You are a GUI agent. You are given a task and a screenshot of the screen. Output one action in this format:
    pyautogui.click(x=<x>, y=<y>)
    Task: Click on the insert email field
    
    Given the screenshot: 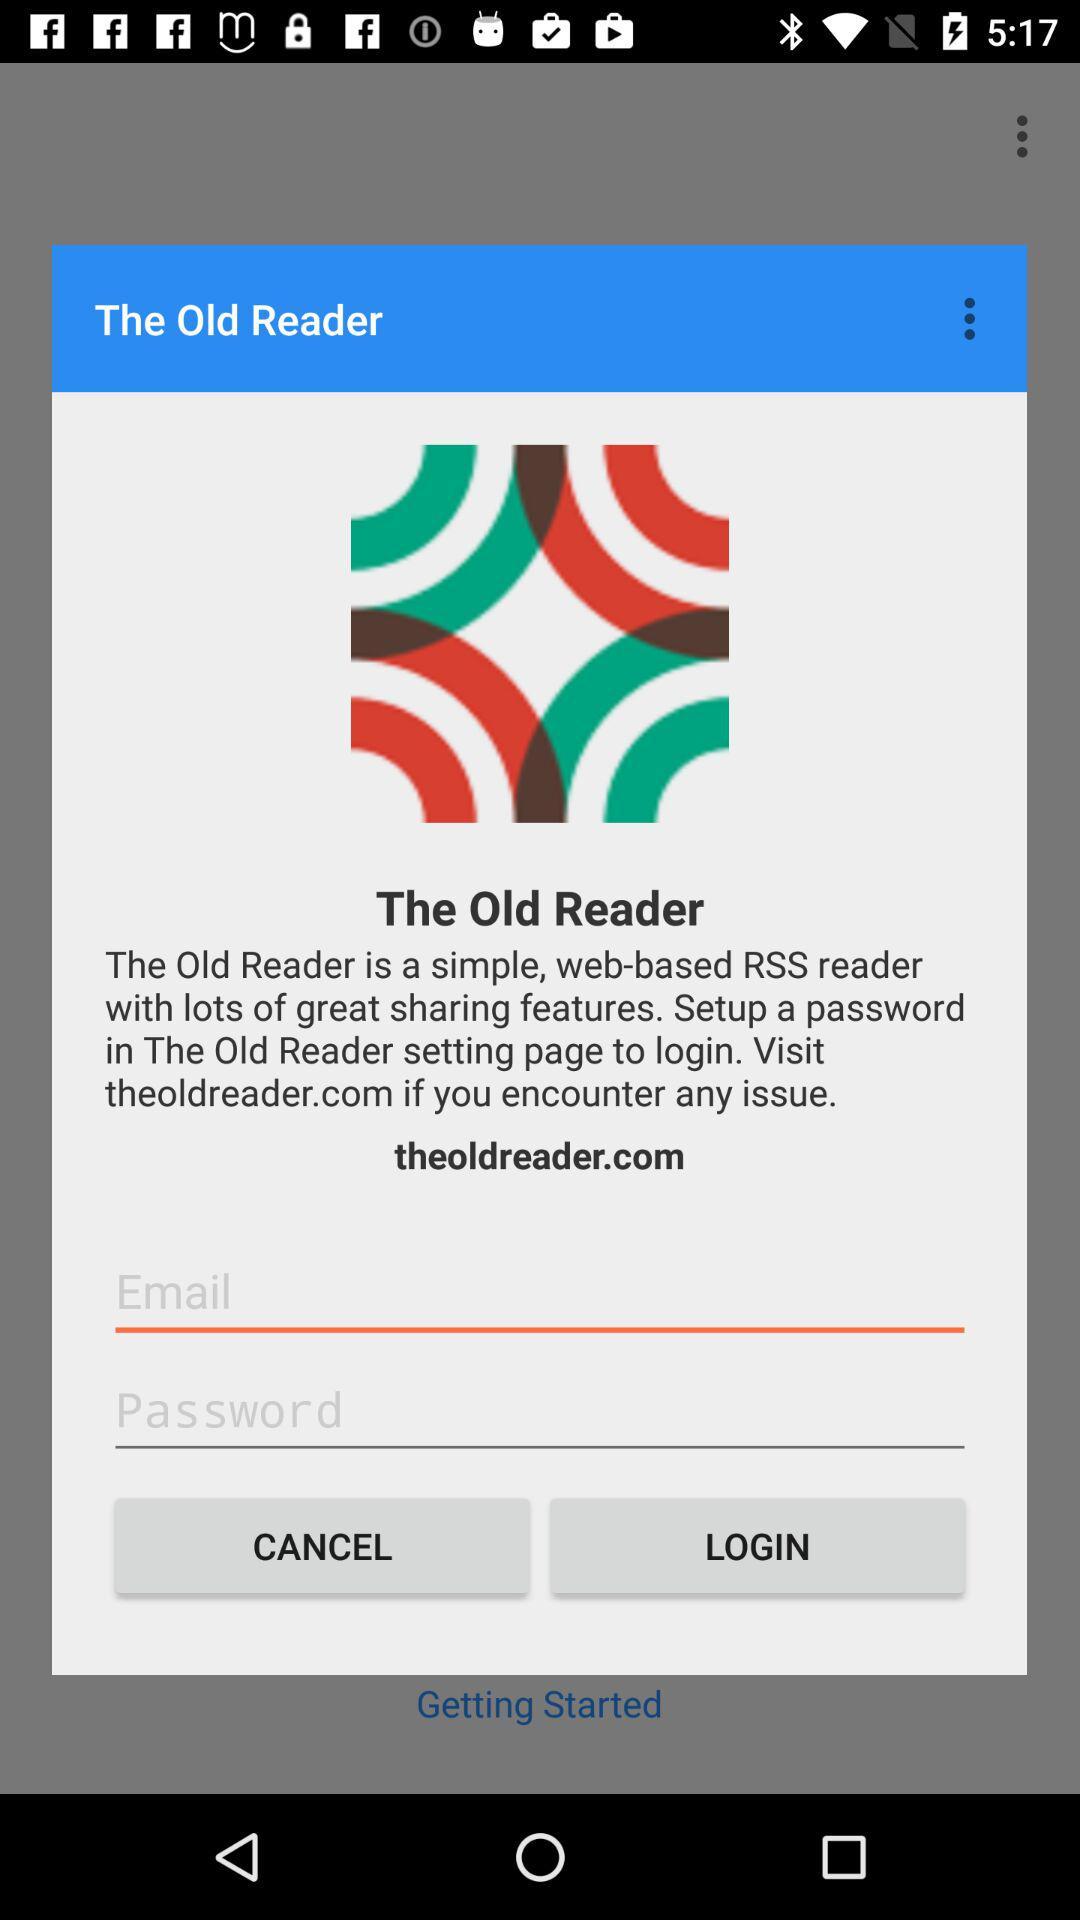 What is the action you would take?
    pyautogui.click(x=540, y=1291)
    